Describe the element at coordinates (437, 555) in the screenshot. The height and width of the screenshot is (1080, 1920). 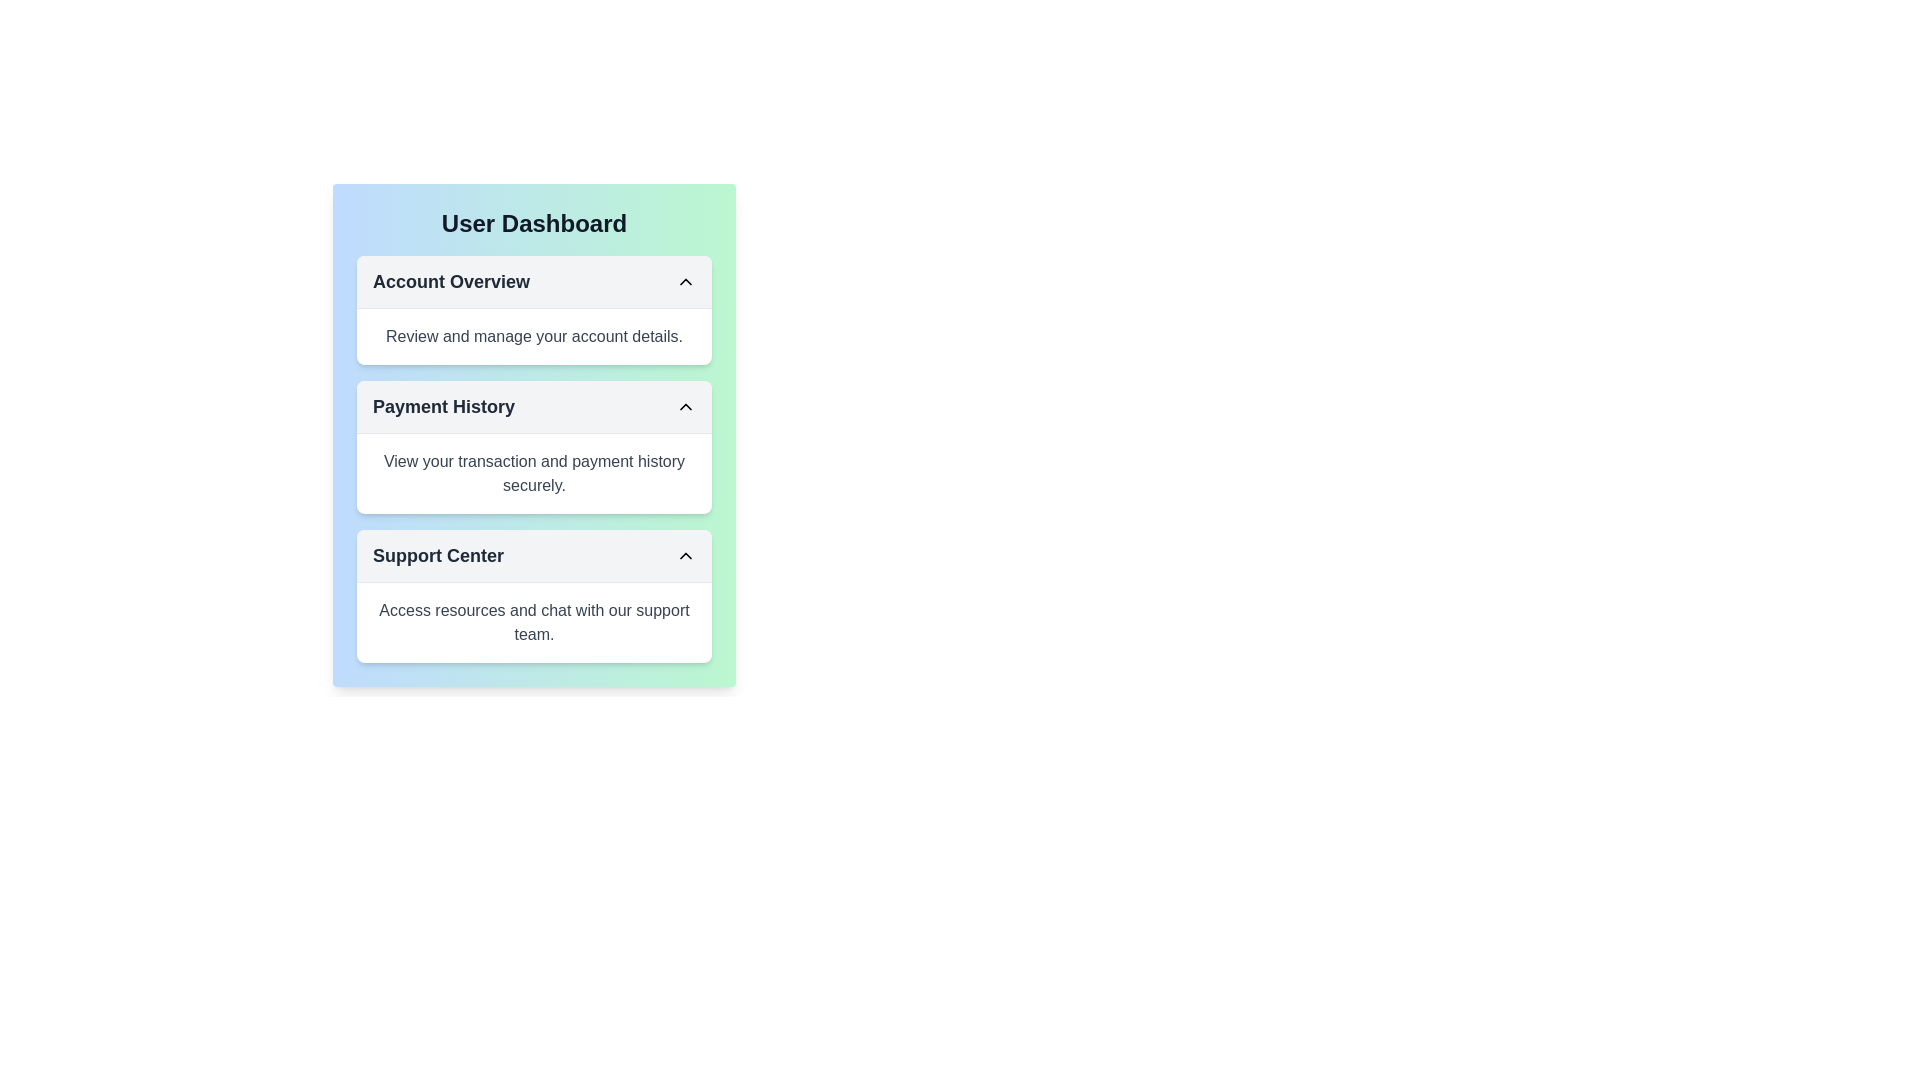
I see `text label 'Support Center' which is styled in bold dark gray within the third section of the vertical menu` at that location.